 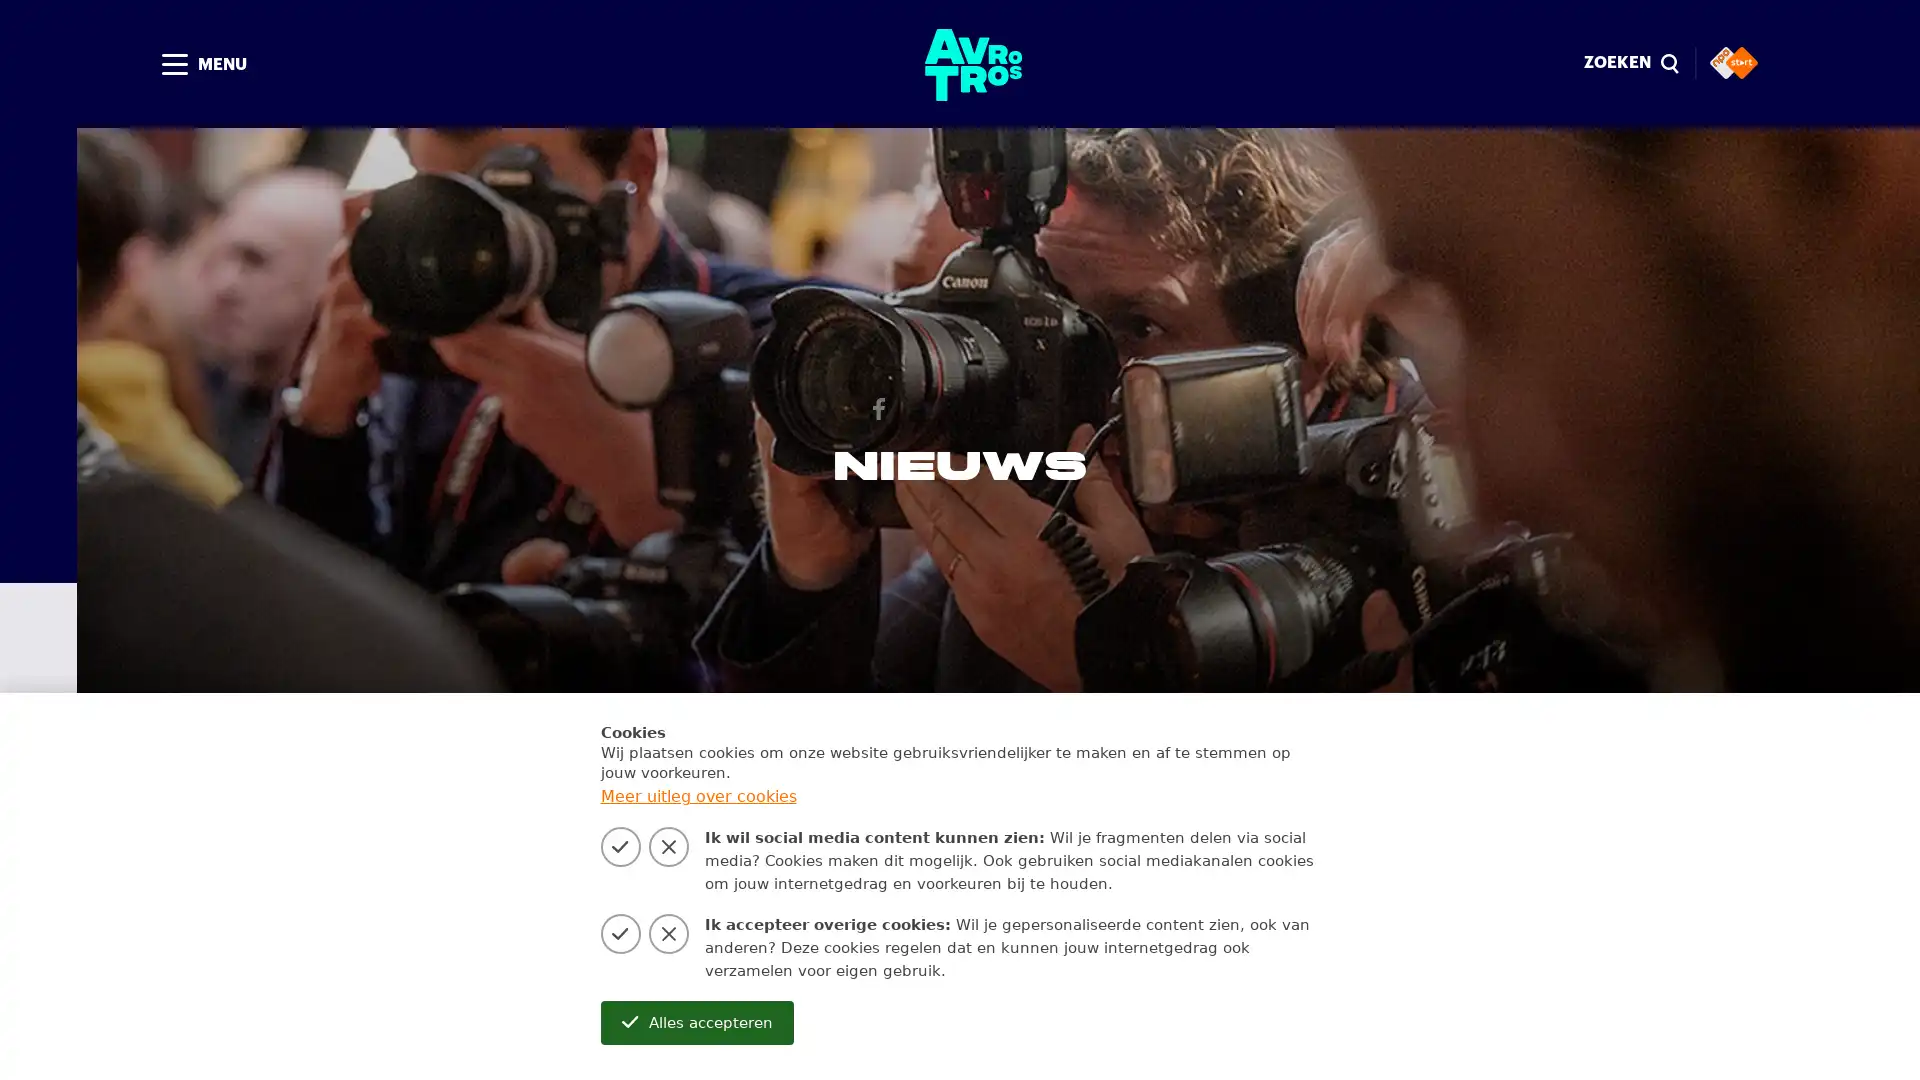 I want to click on Filter & sorteer, so click(x=1271, y=824).